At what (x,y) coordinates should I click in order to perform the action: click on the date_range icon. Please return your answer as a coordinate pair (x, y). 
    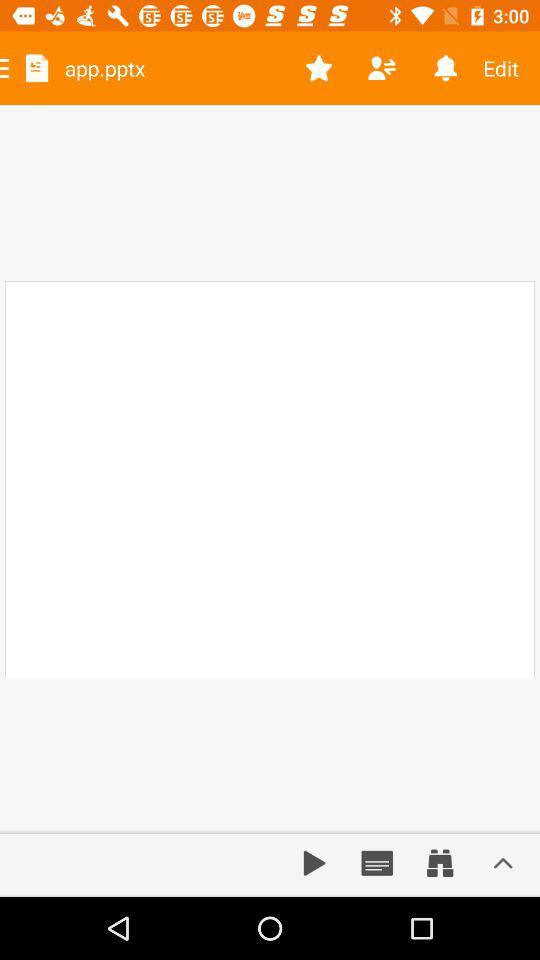
    Looking at the image, I should click on (440, 862).